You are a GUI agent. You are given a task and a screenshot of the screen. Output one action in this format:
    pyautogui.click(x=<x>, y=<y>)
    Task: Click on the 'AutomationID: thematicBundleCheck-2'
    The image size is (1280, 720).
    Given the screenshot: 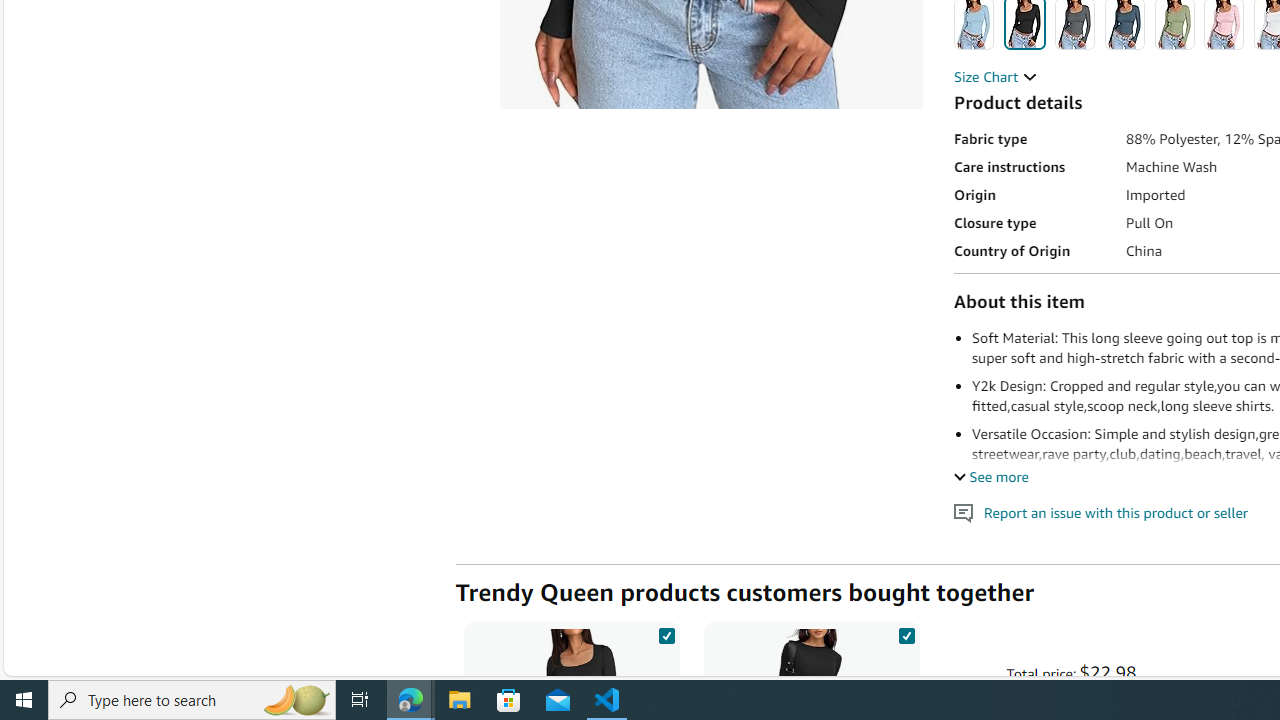 What is the action you would take?
    pyautogui.click(x=905, y=632)
    